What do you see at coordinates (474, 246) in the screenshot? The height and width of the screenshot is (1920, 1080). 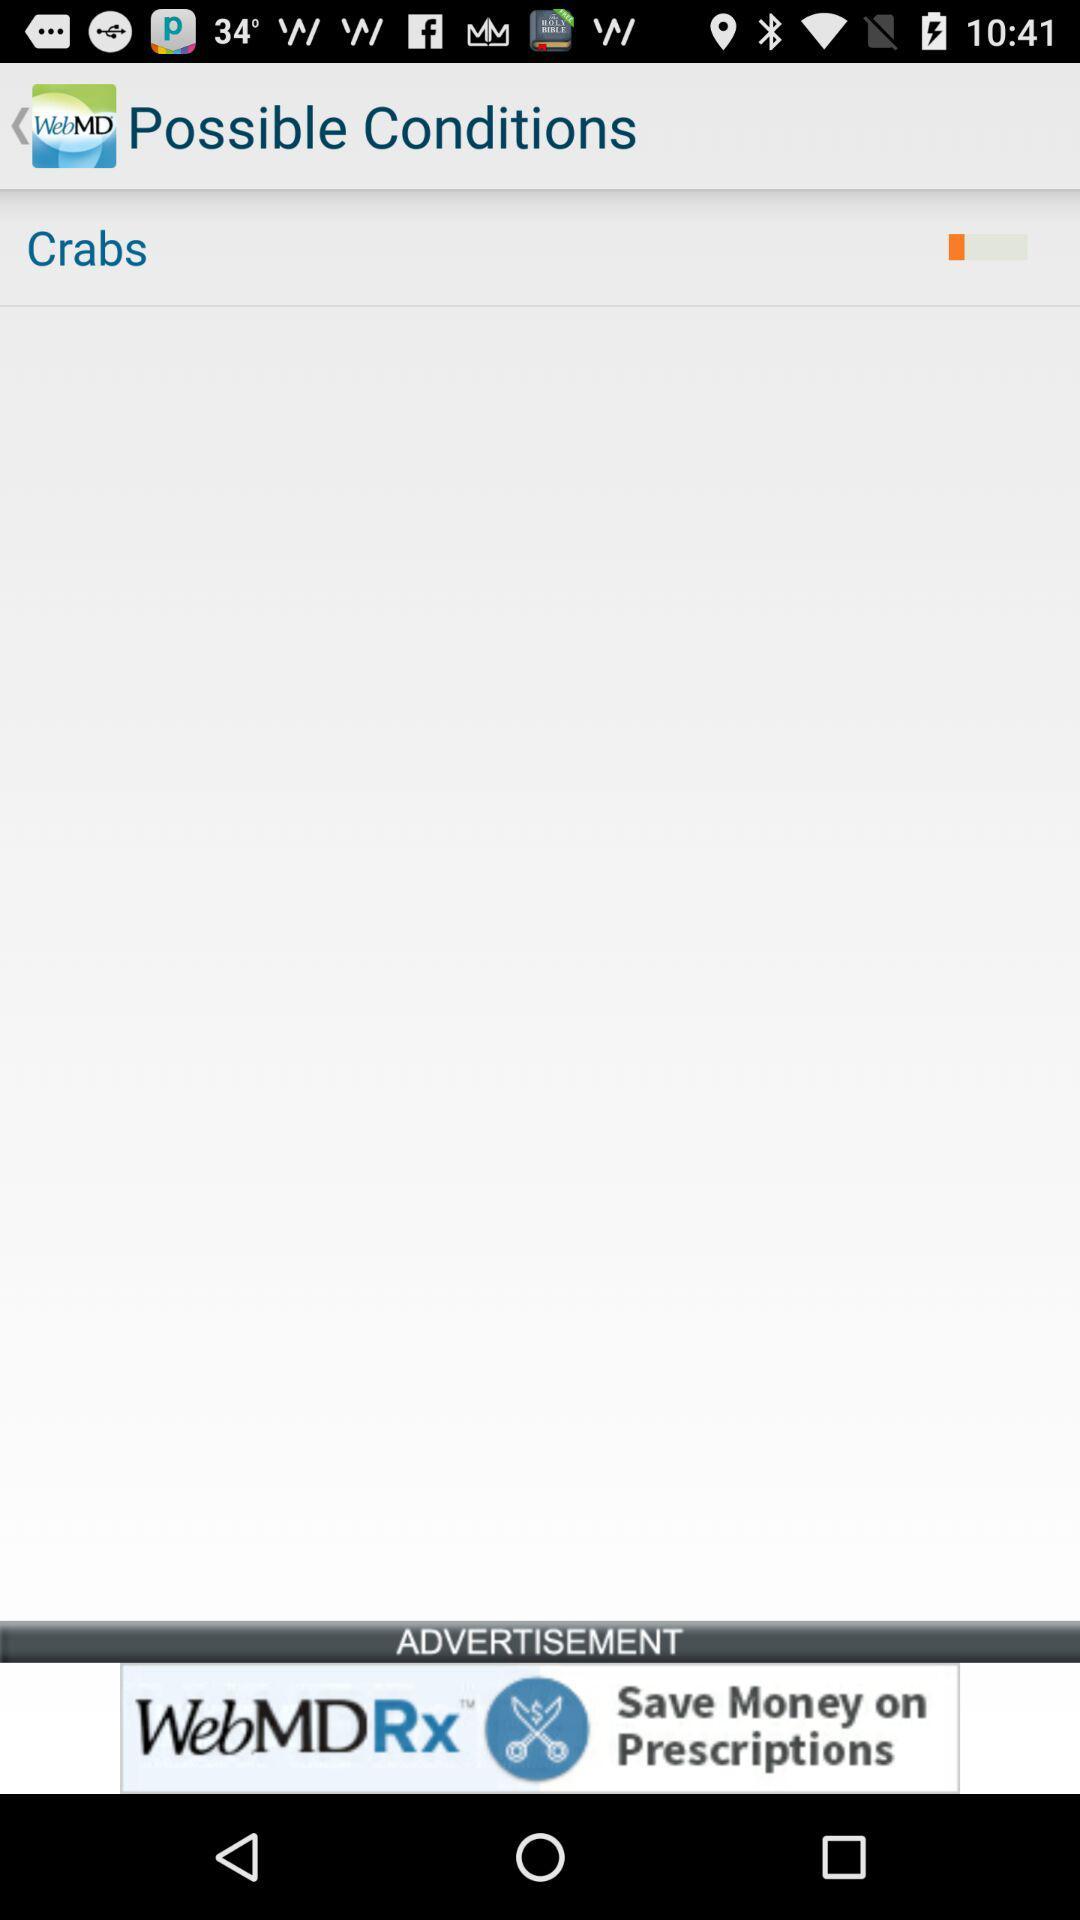 I see `the crabs` at bounding box center [474, 246].